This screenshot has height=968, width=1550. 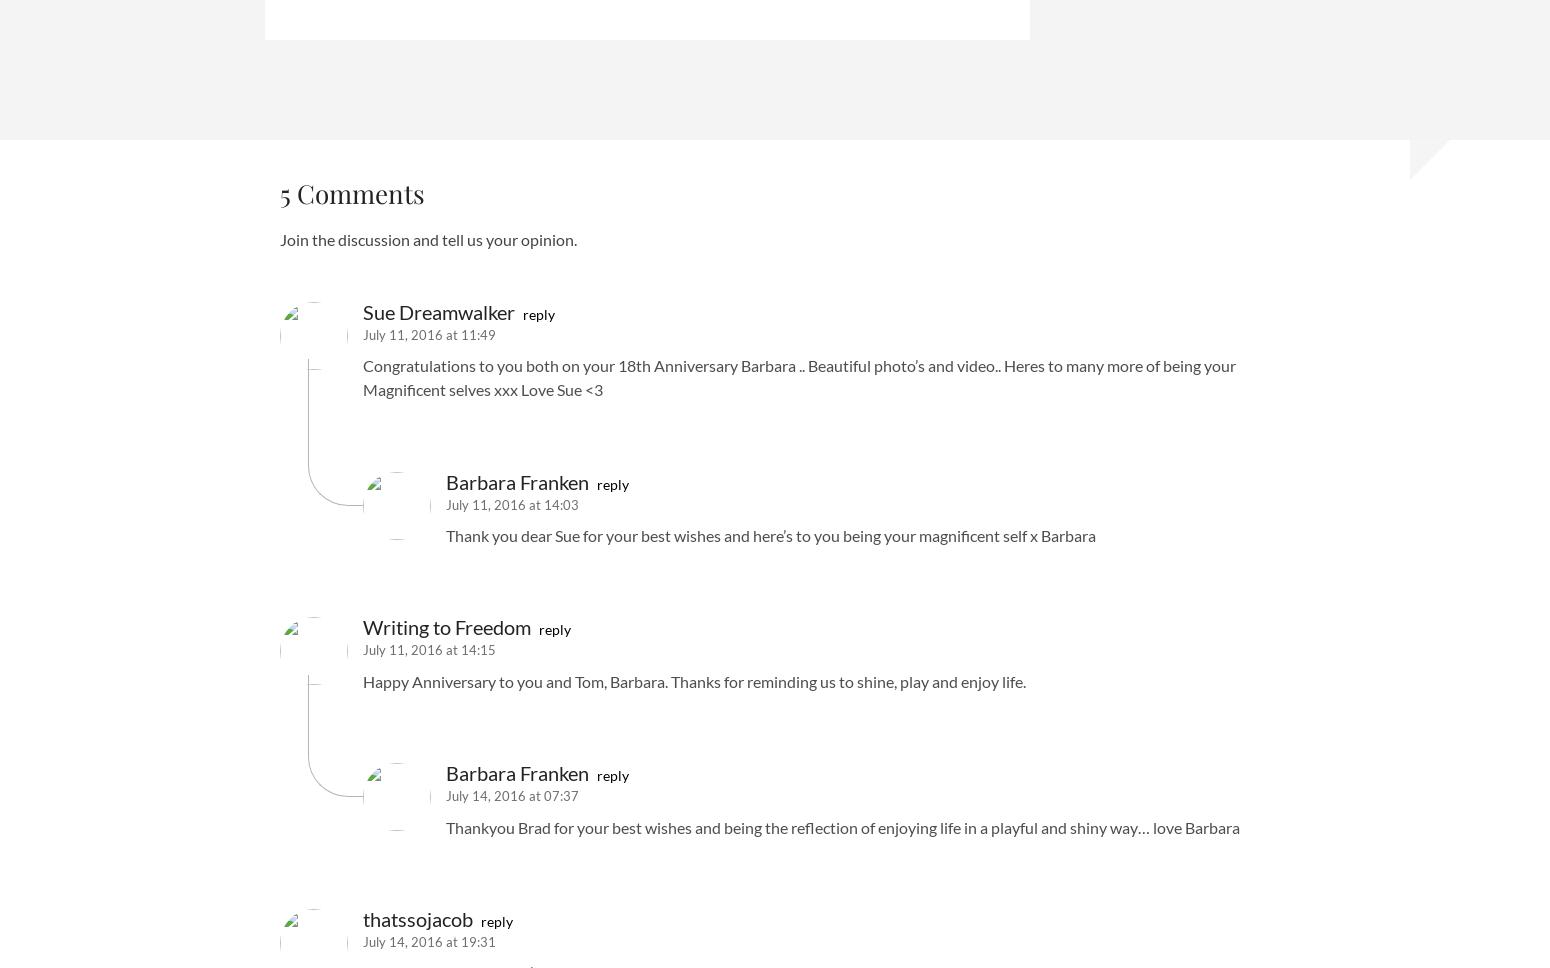 I want to click on '5 Comments', so click(x=351, y=193).